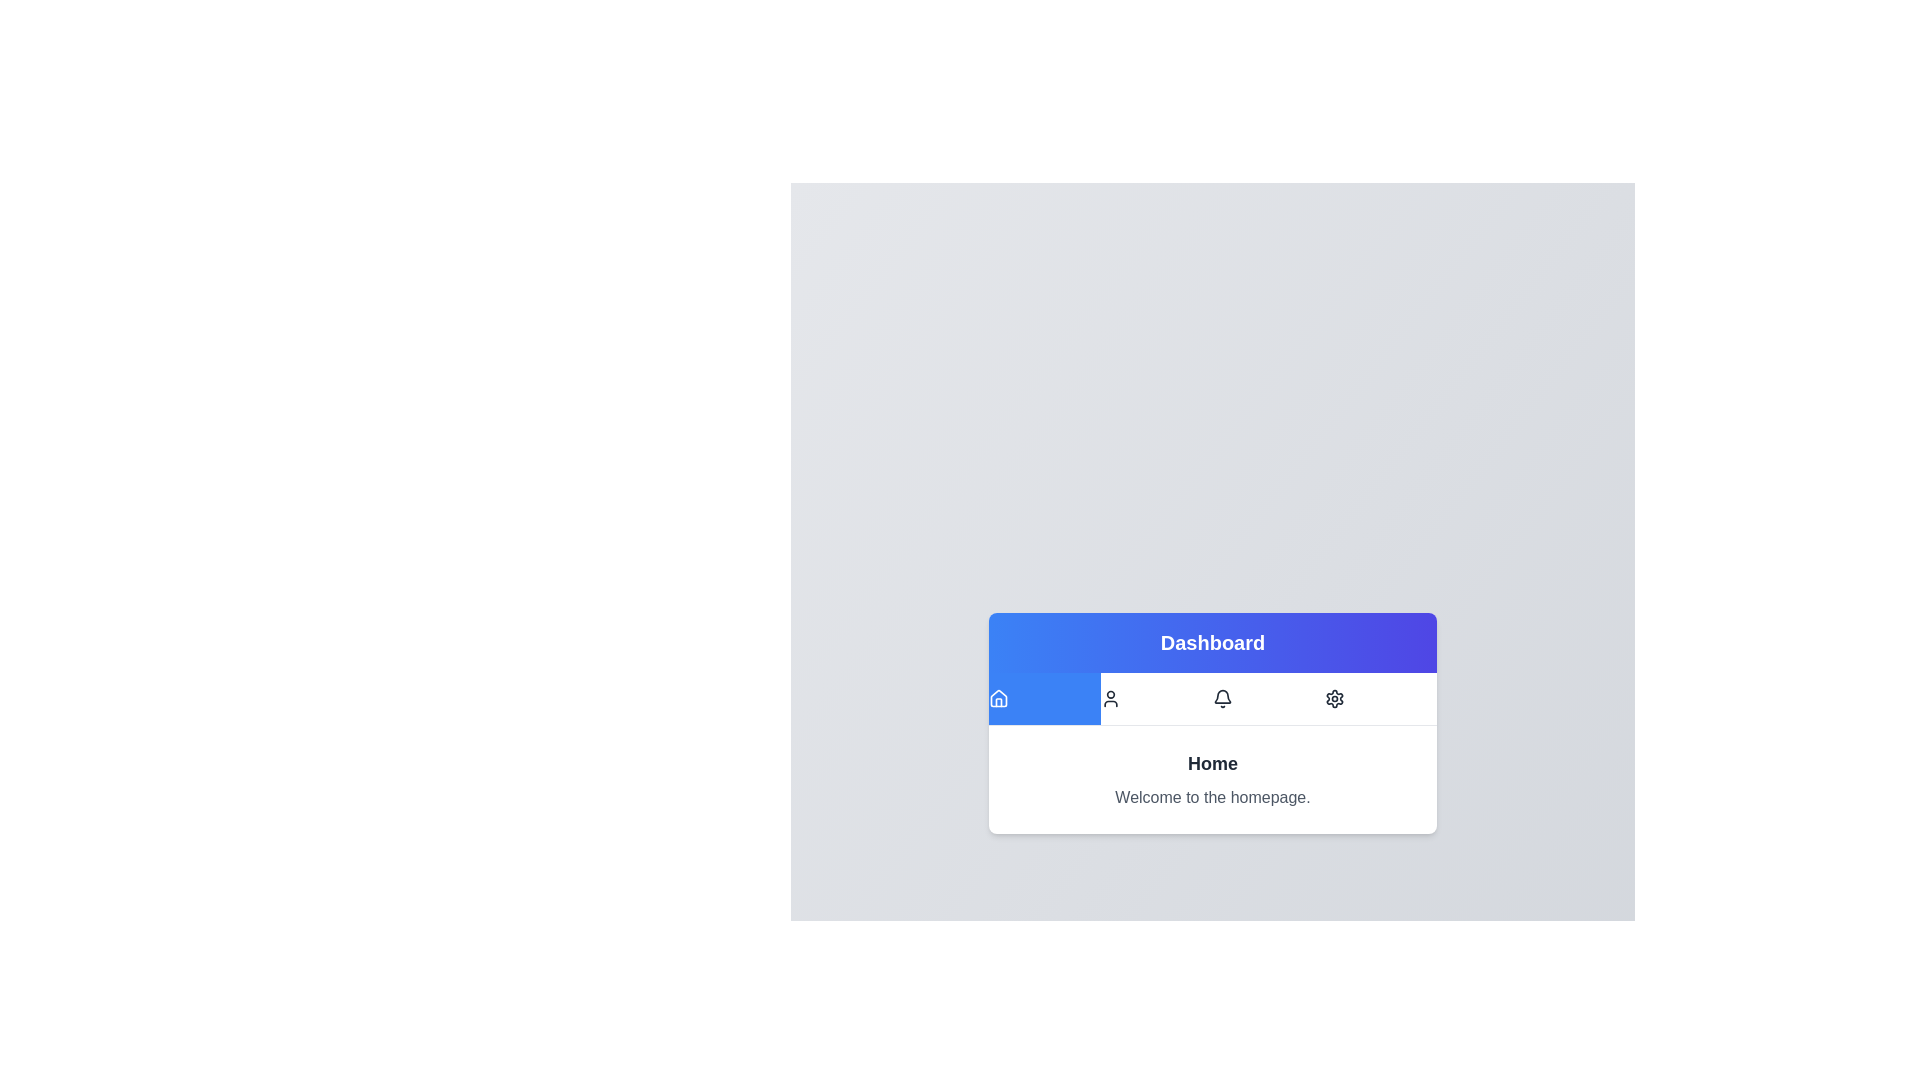  What do you see at coordinates (1156, 697) in the screenshot?
I see `the Profile tab to navigate to the corresponding section` at bounding box center [1156, 697].